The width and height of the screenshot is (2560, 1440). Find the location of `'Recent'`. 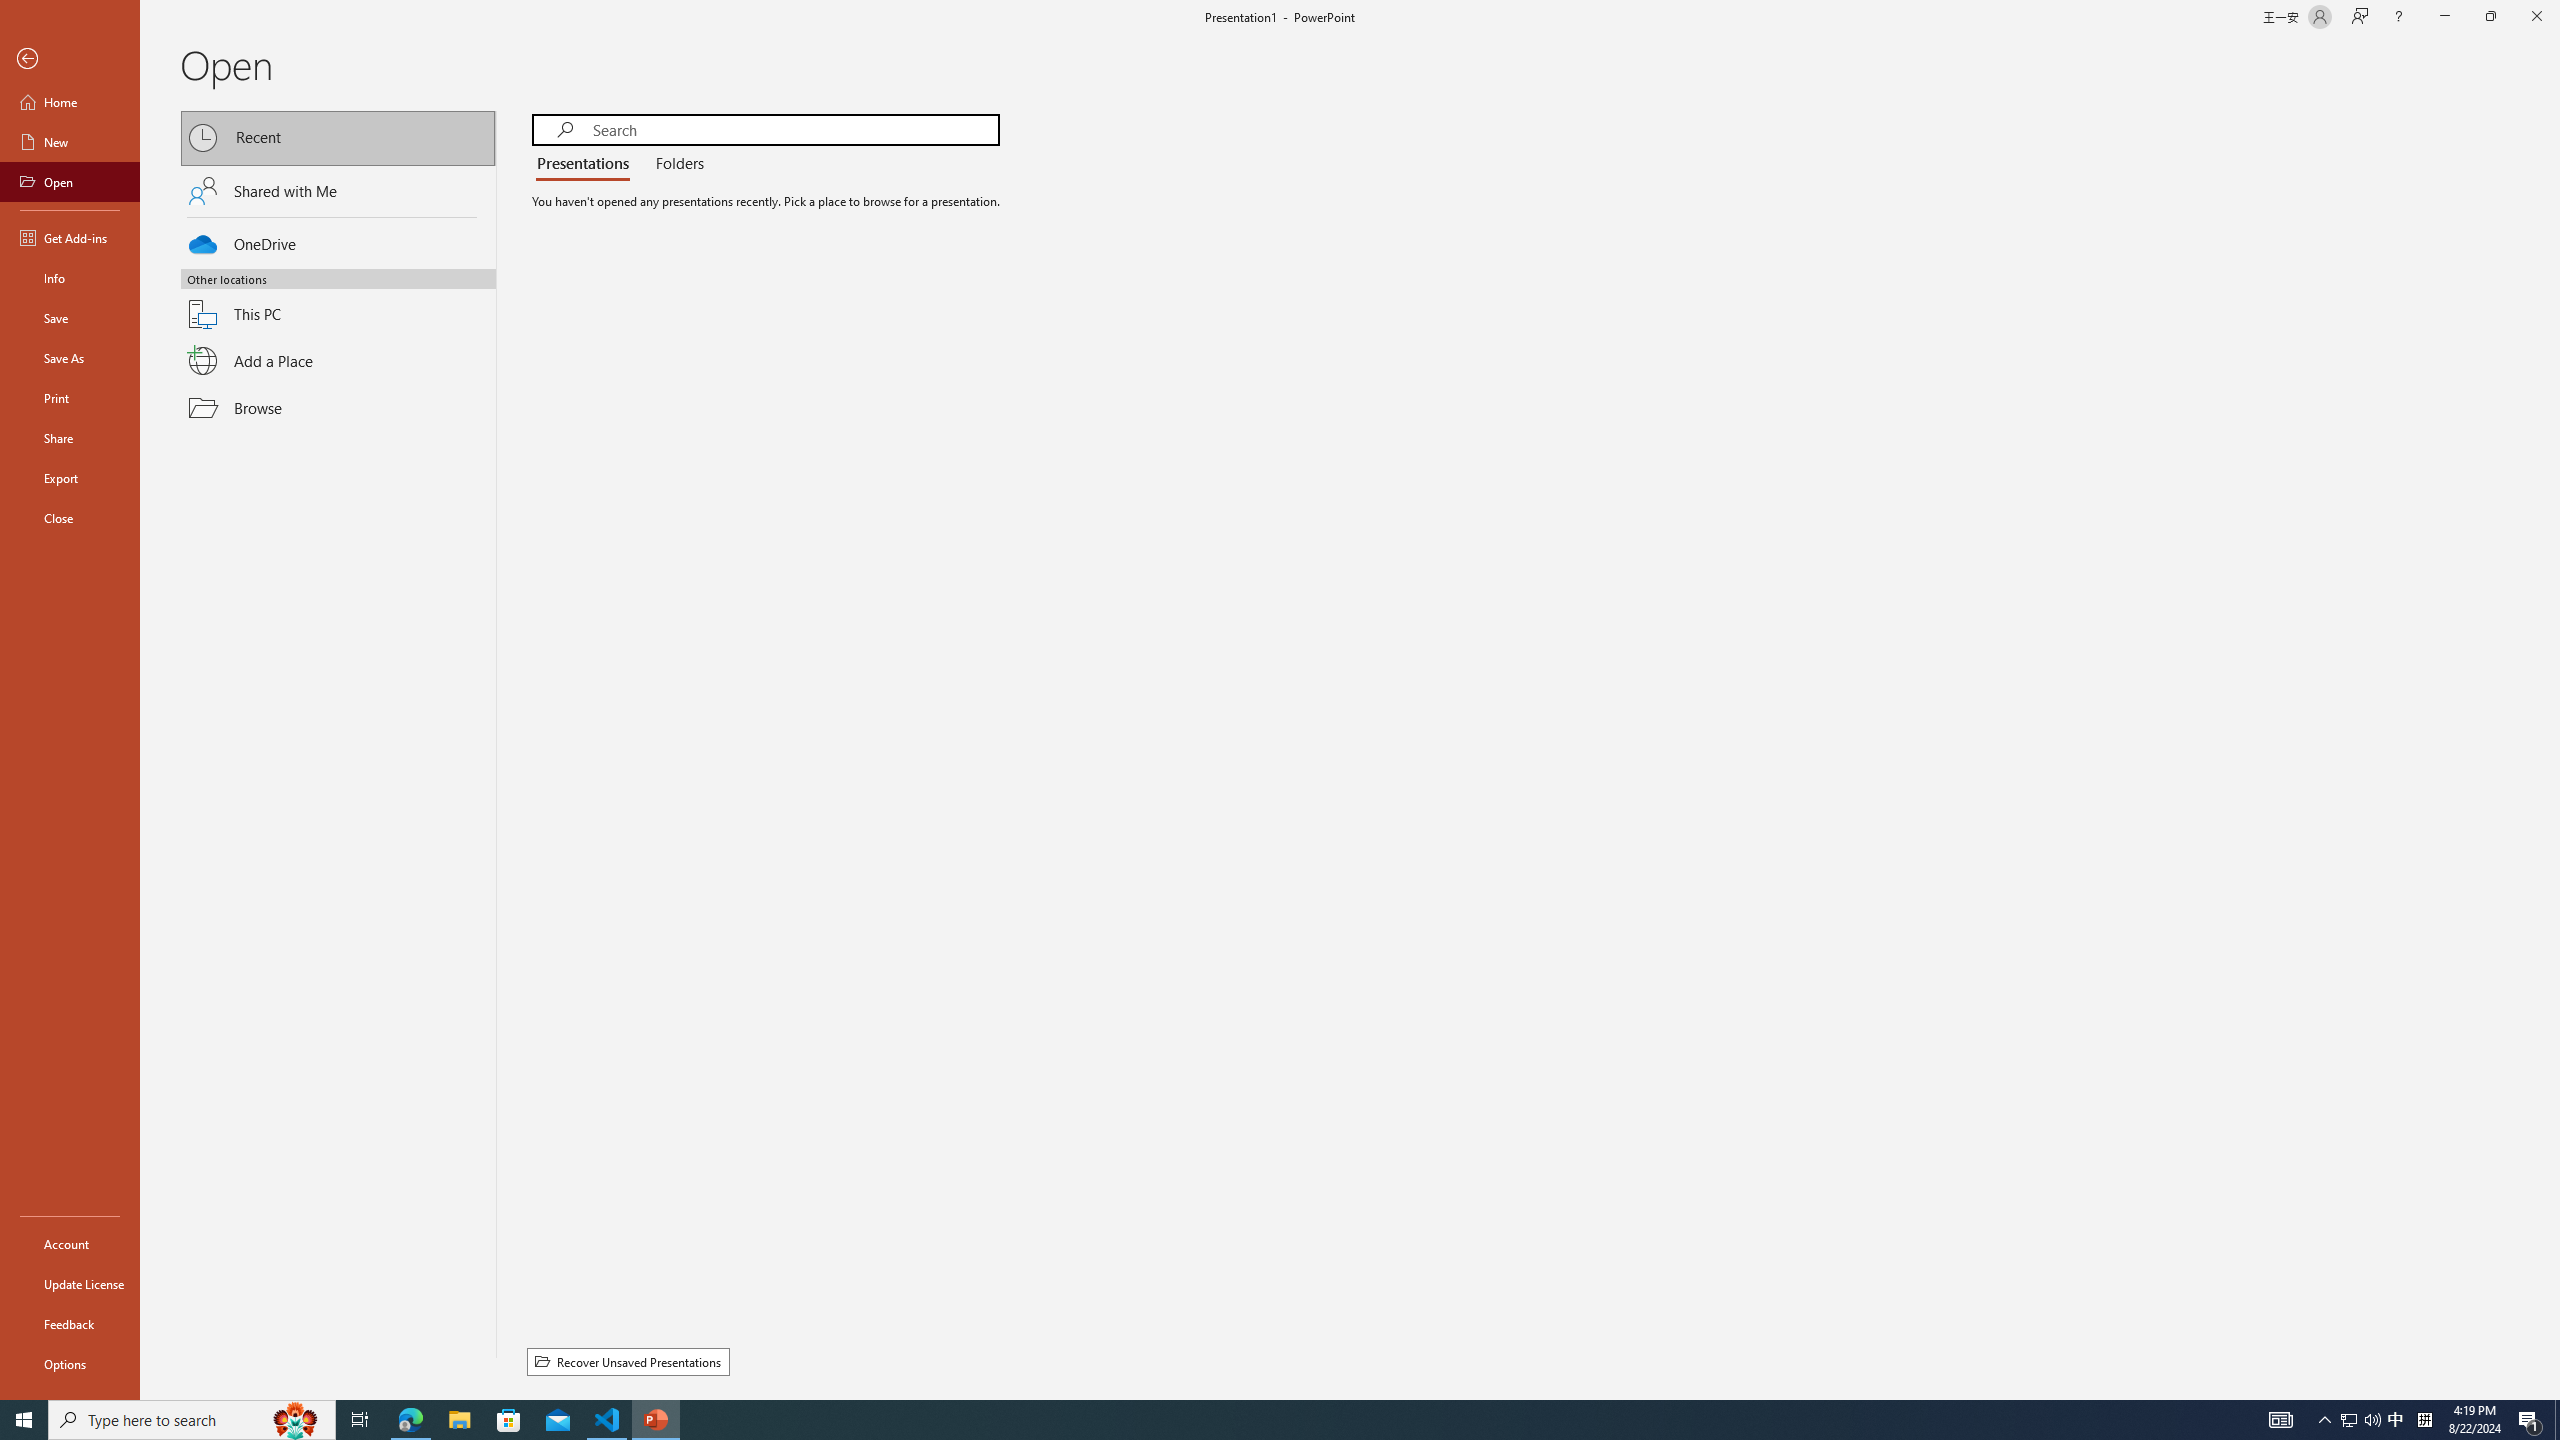

'Recent' is located at coordinates (338, 137).